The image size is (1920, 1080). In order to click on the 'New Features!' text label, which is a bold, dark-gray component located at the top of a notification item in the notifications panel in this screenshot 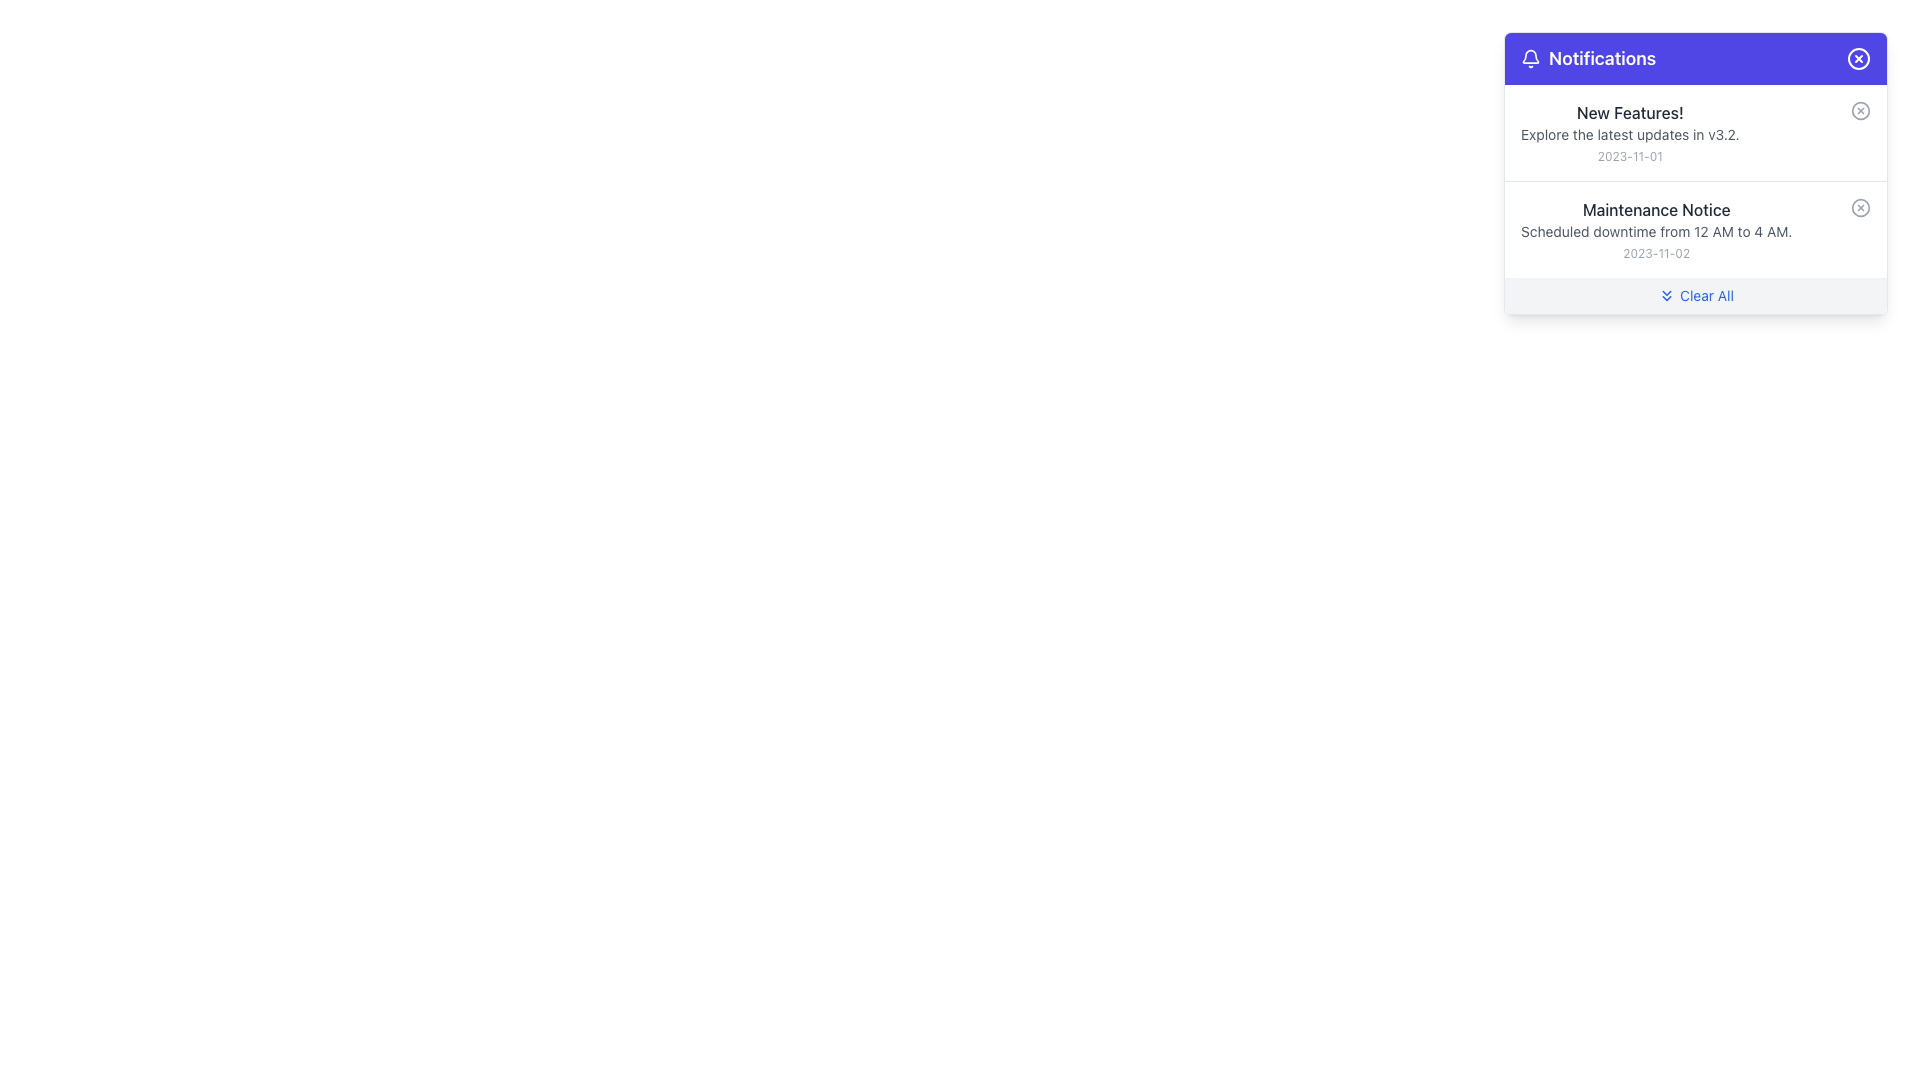, I will do `click(1630, 112)`.